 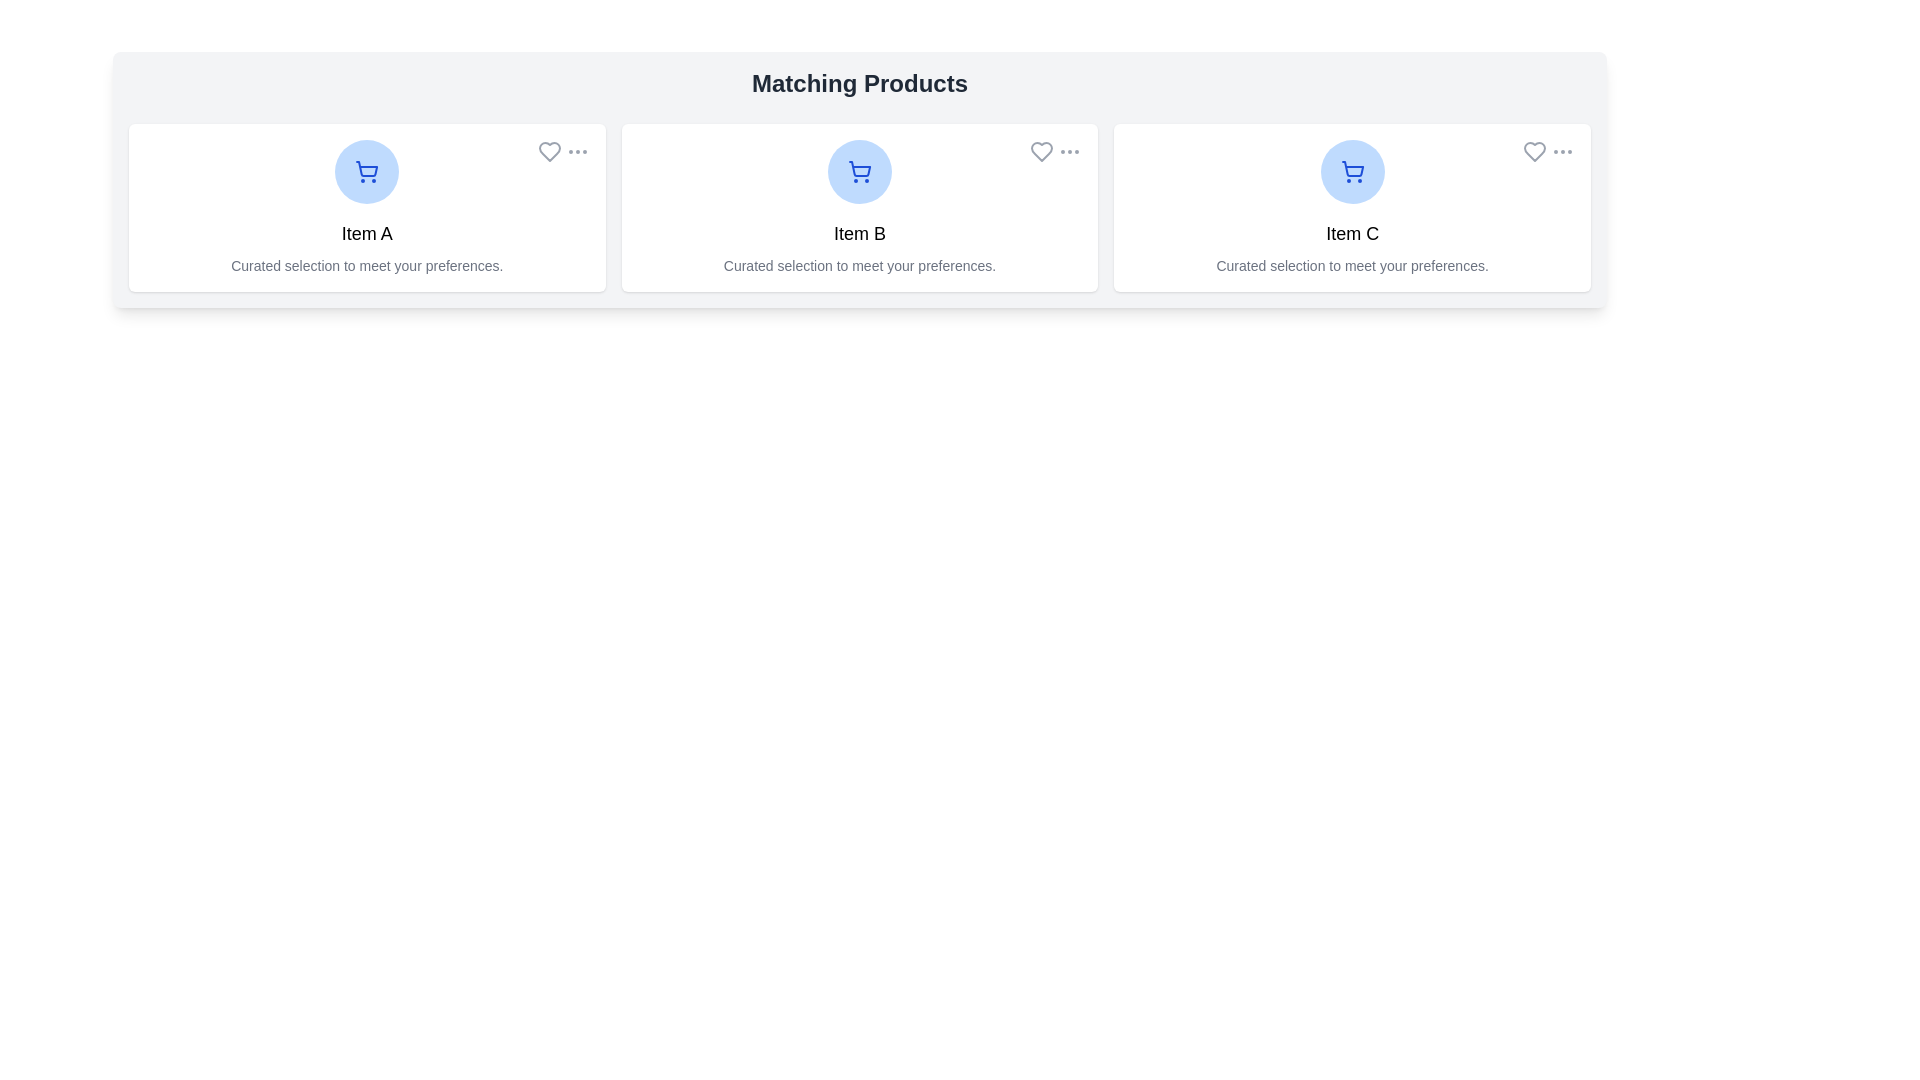 I want to click on the 'more options' button for Item B, so click(x=1069, y=150).